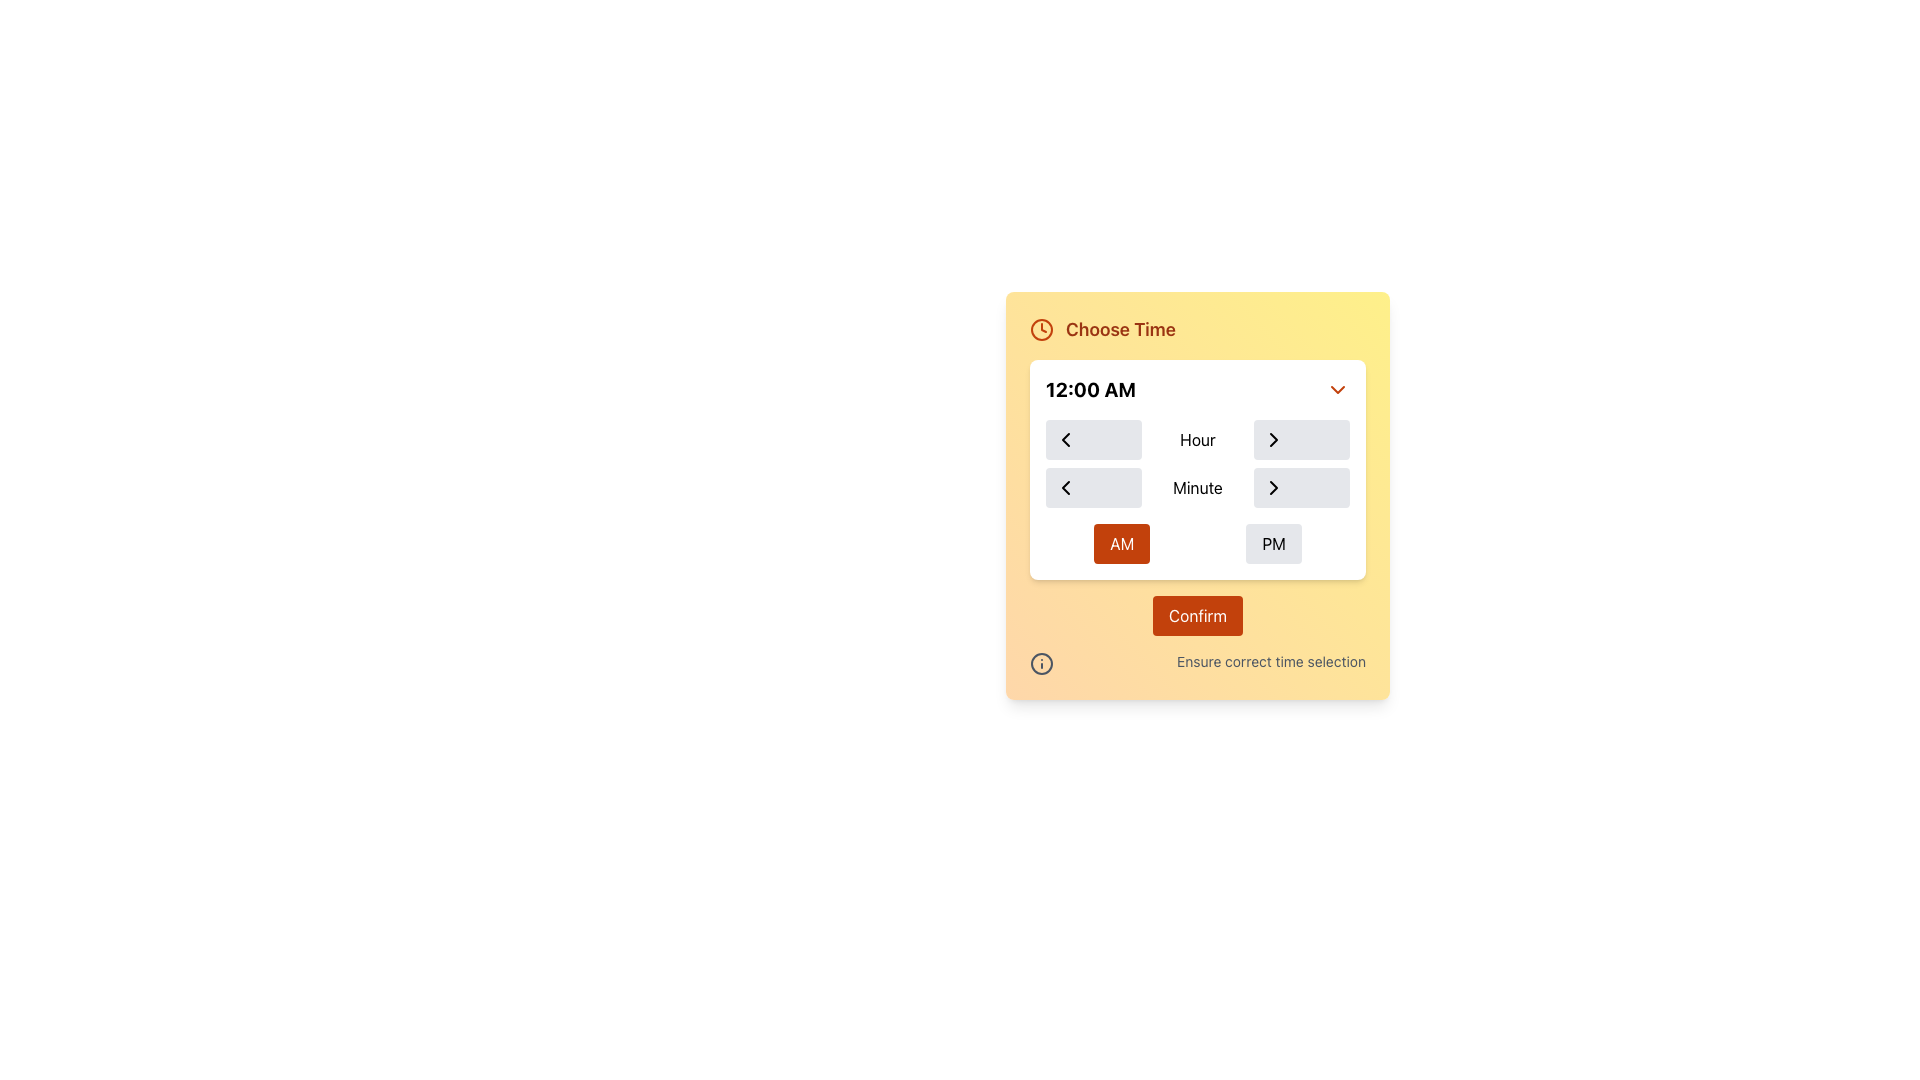  I want to click on the first arrow button to the left of the 'Hour' label in the 'Choose Time' window to decrease the hour value, so click(1064, 438).